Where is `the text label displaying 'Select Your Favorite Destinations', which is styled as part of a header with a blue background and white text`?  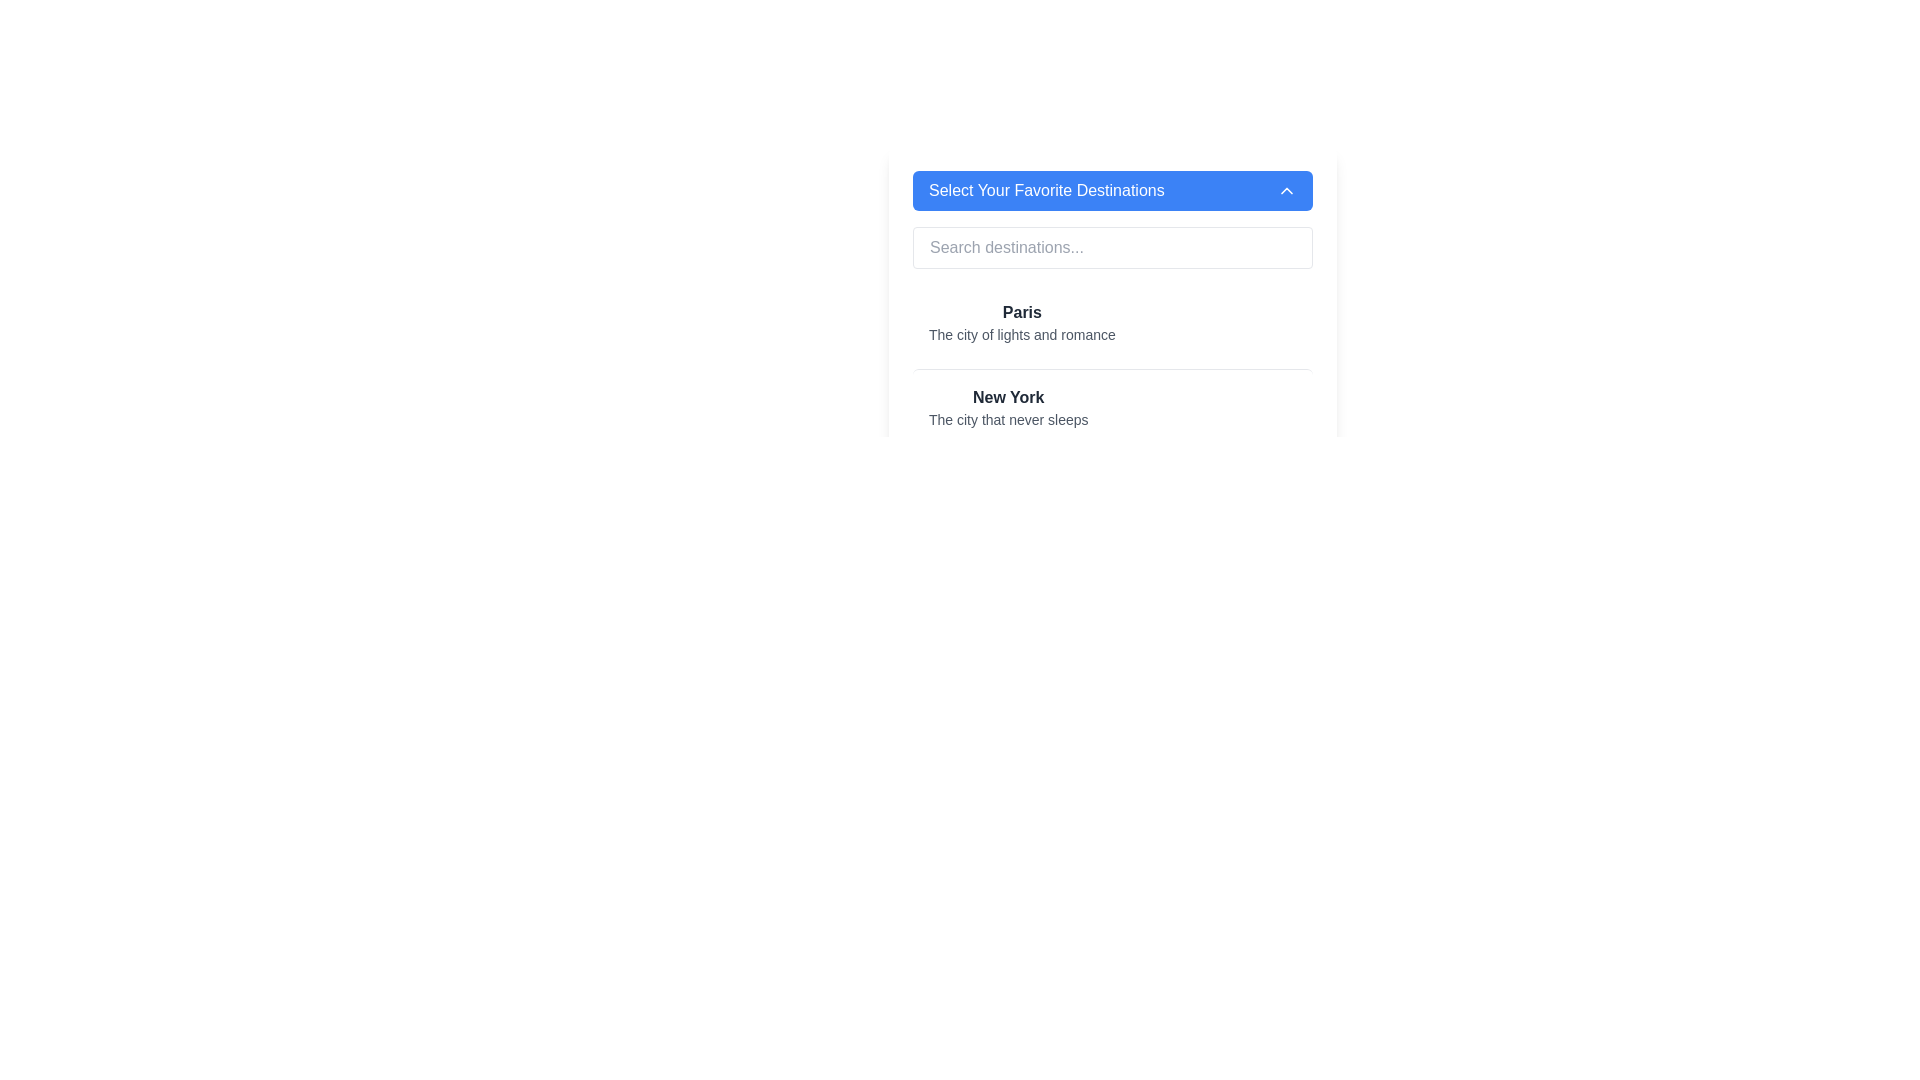 the text label displaying 'Select Your Favorite Destinations', which is styled as part of a header with a blue background and white text is located at coordinates (1045, 191).